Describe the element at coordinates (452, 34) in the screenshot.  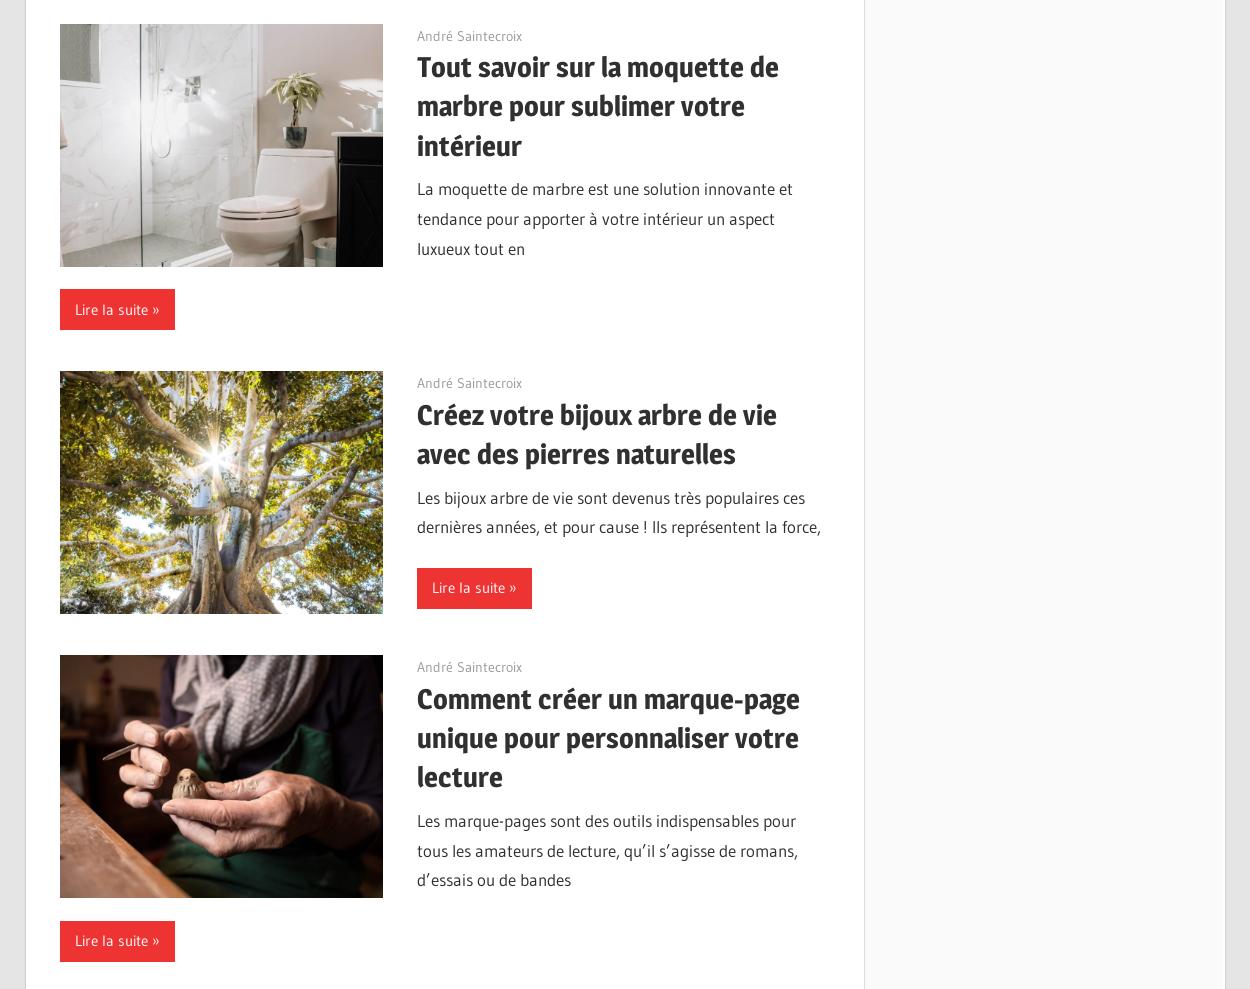
I see `'16/10/2023'` at that location.